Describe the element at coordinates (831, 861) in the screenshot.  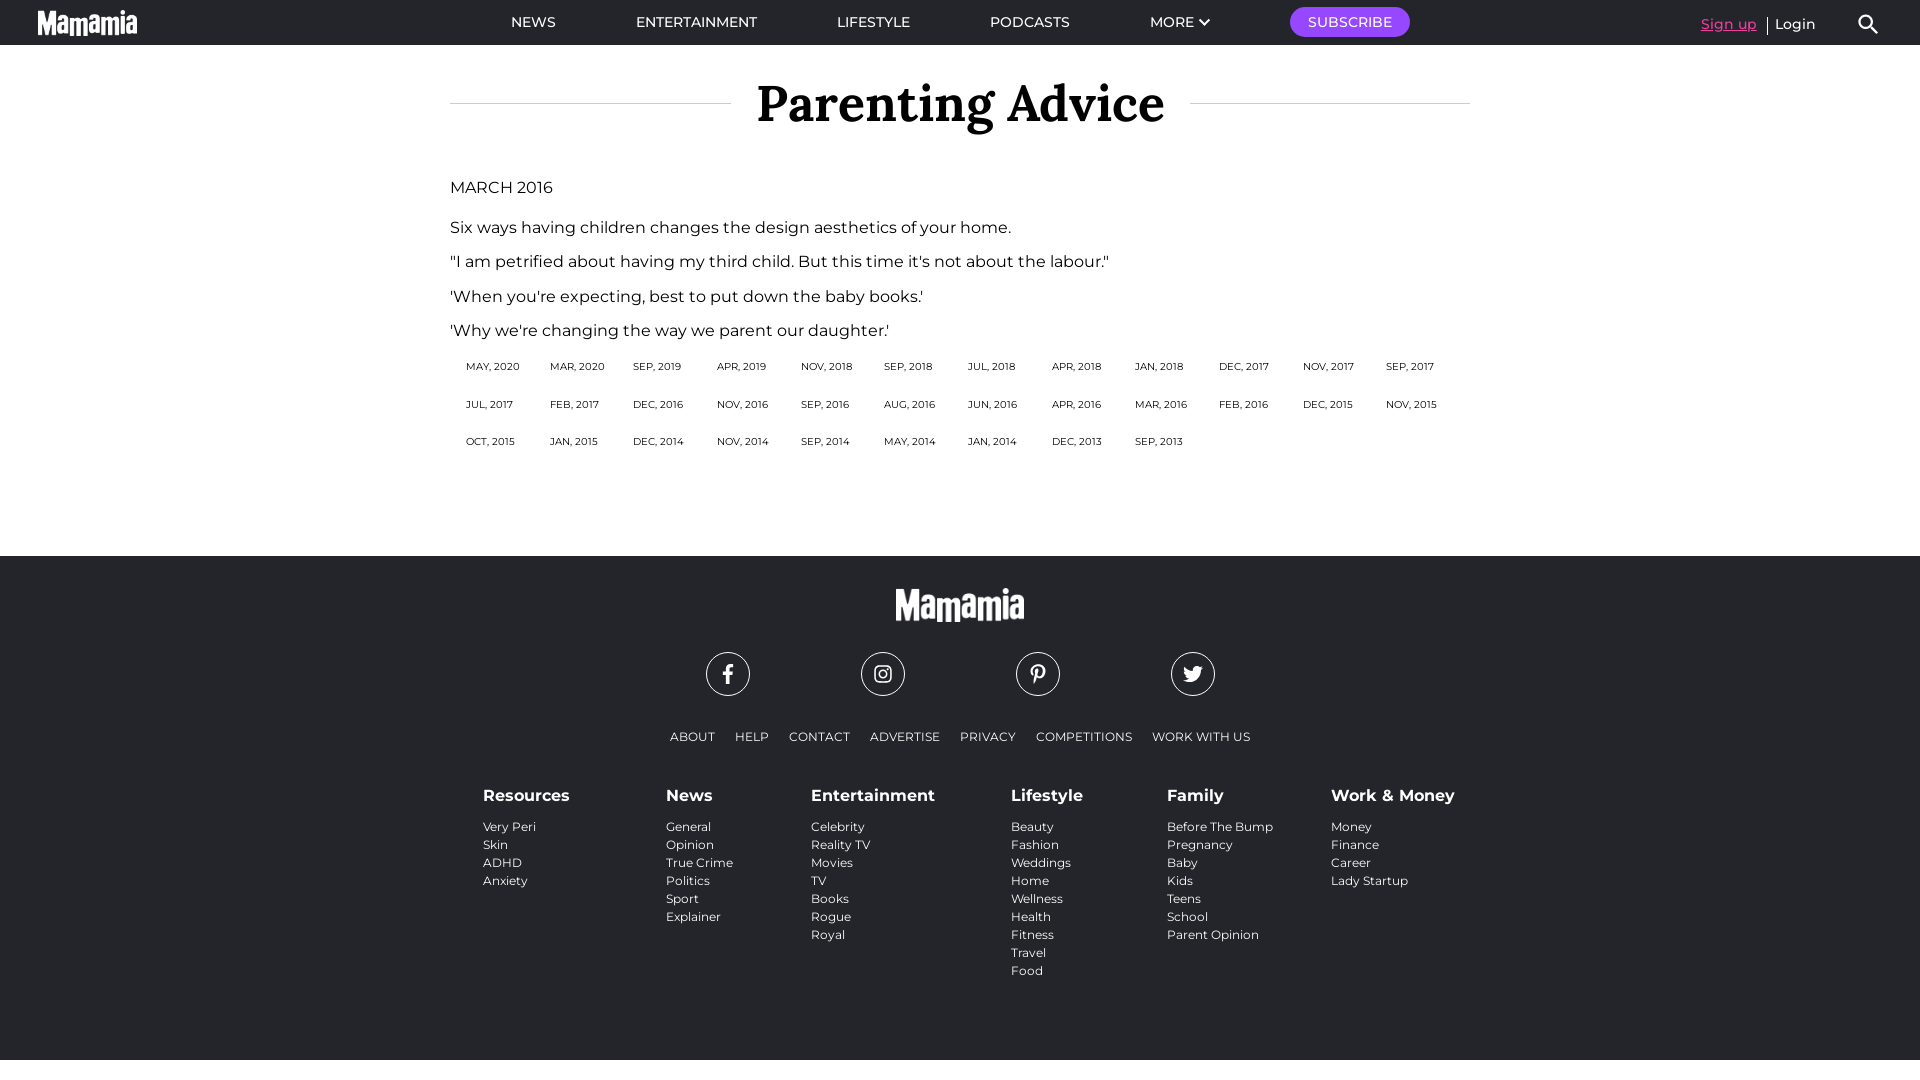
I see `'Movies'` at that location.